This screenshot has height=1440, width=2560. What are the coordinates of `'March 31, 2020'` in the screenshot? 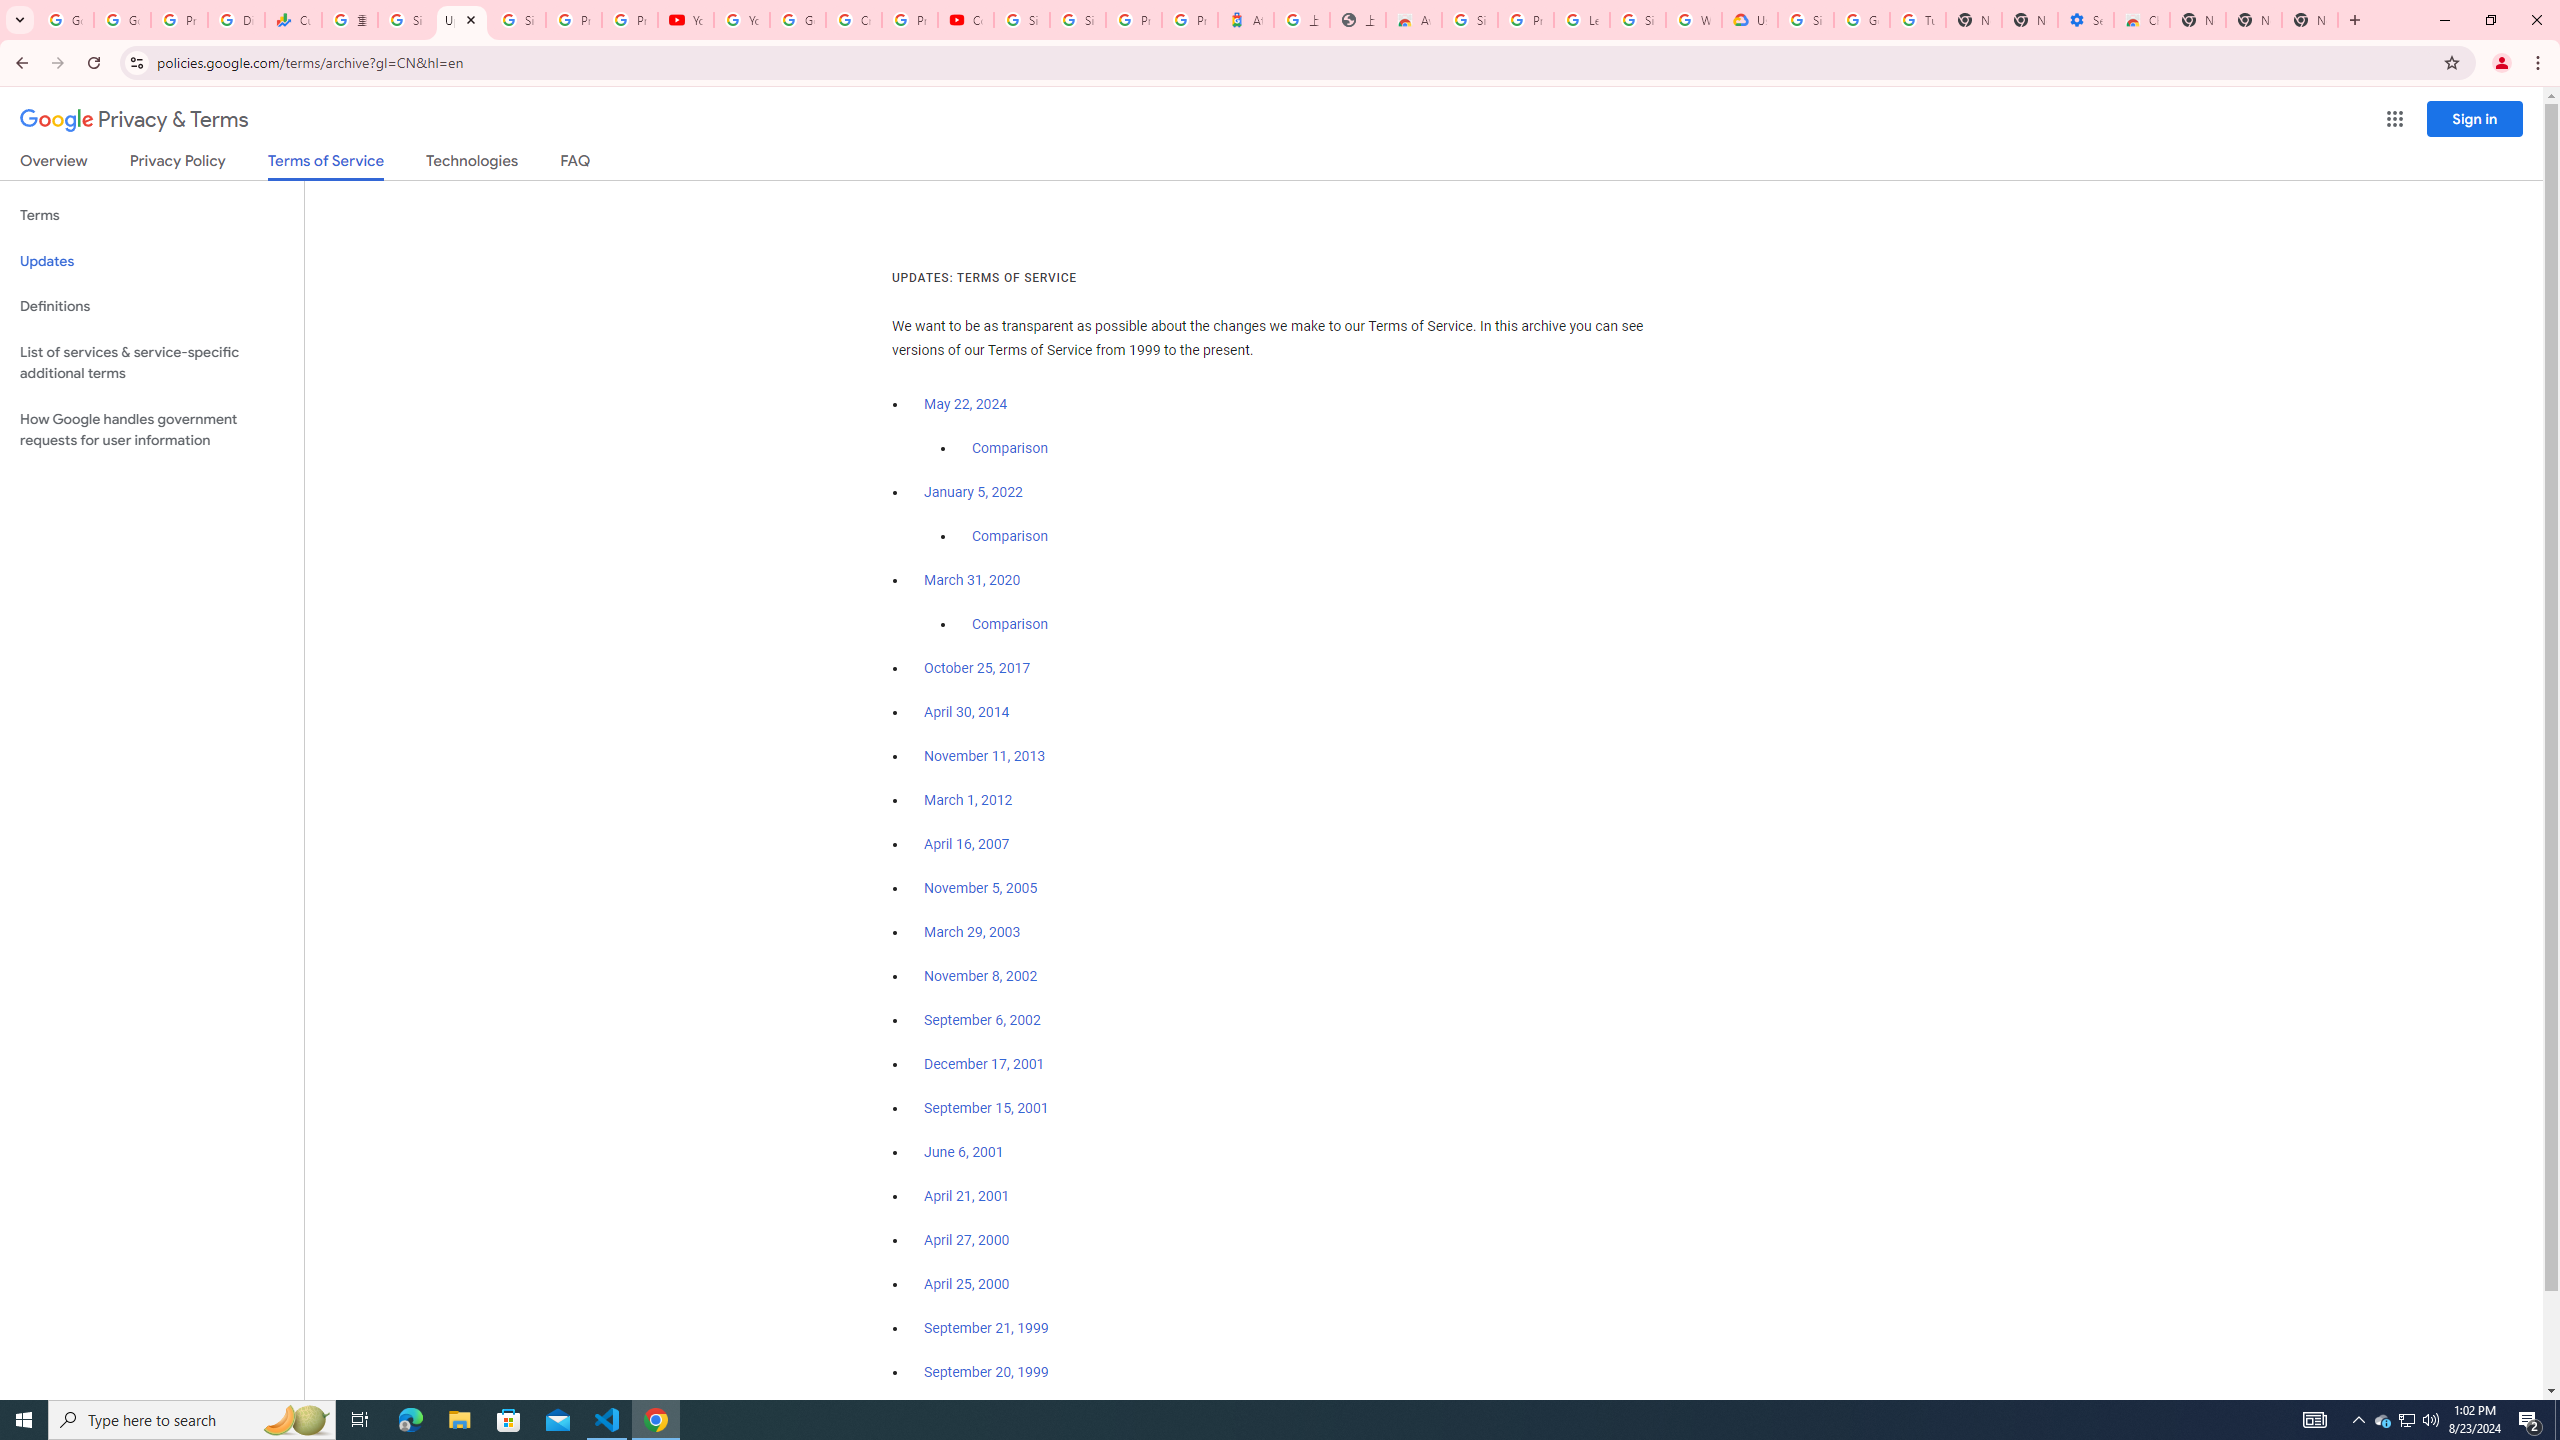 It's located at (971, 581).